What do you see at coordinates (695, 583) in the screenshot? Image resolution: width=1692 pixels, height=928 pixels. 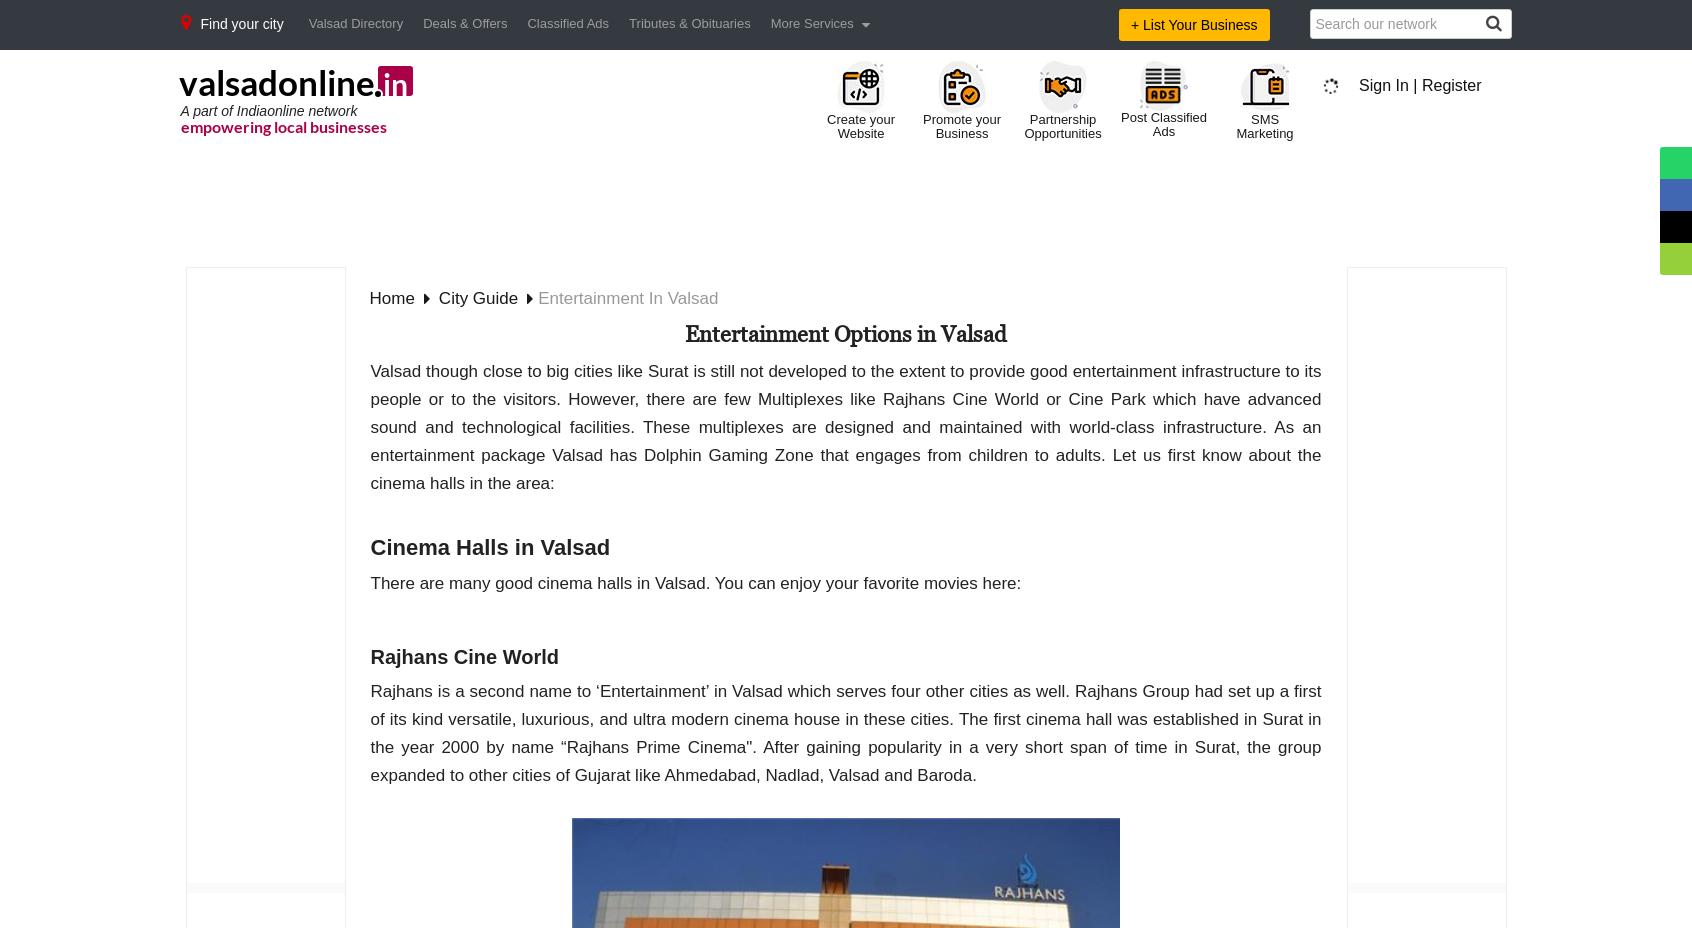 I see `'There are many good cinema halls in Valsad. You can enjoy your favorite movies here:'` at bounding box center [695, 583].